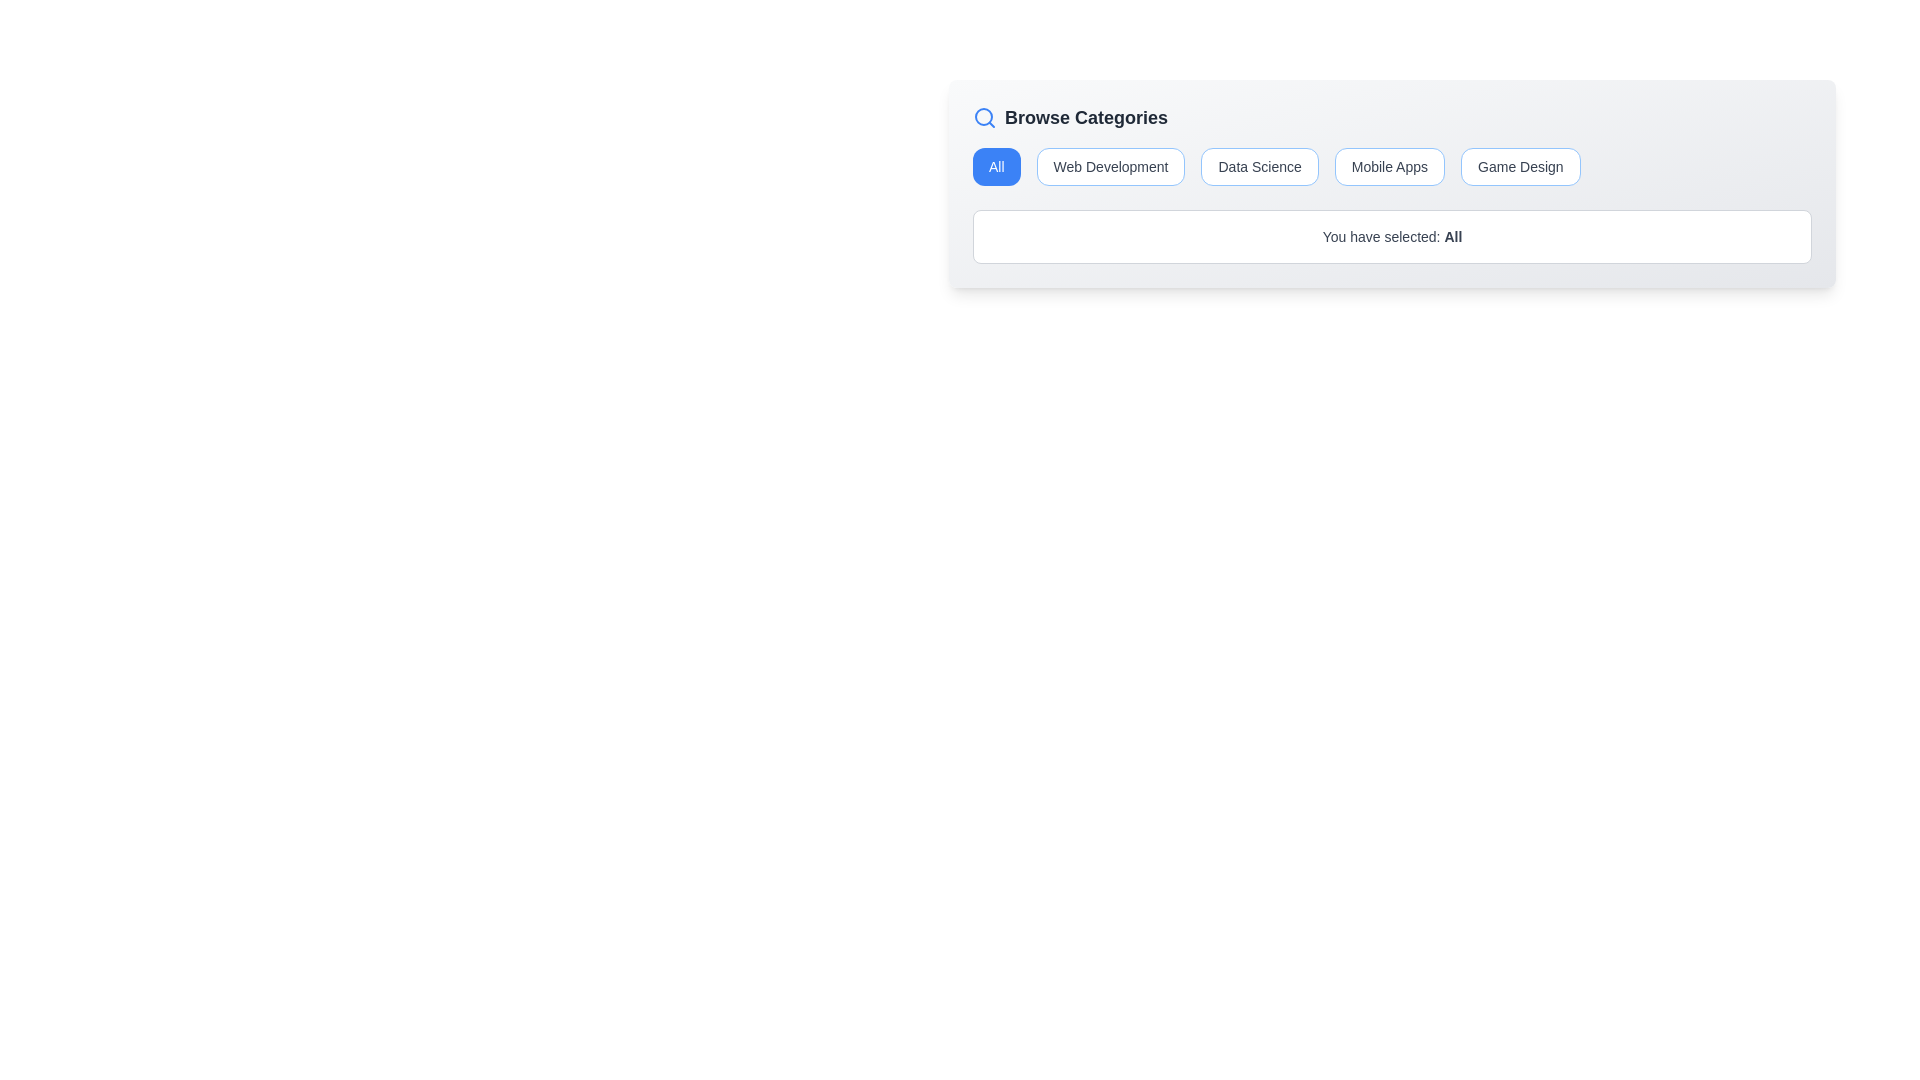 This screenshot has height=1080, width=1920. What do you see at coordinates (984, 118) in the screenshot?
I see `the search icon located to the left of the 'Browse Categories' text` at bounding box center [984, 118].